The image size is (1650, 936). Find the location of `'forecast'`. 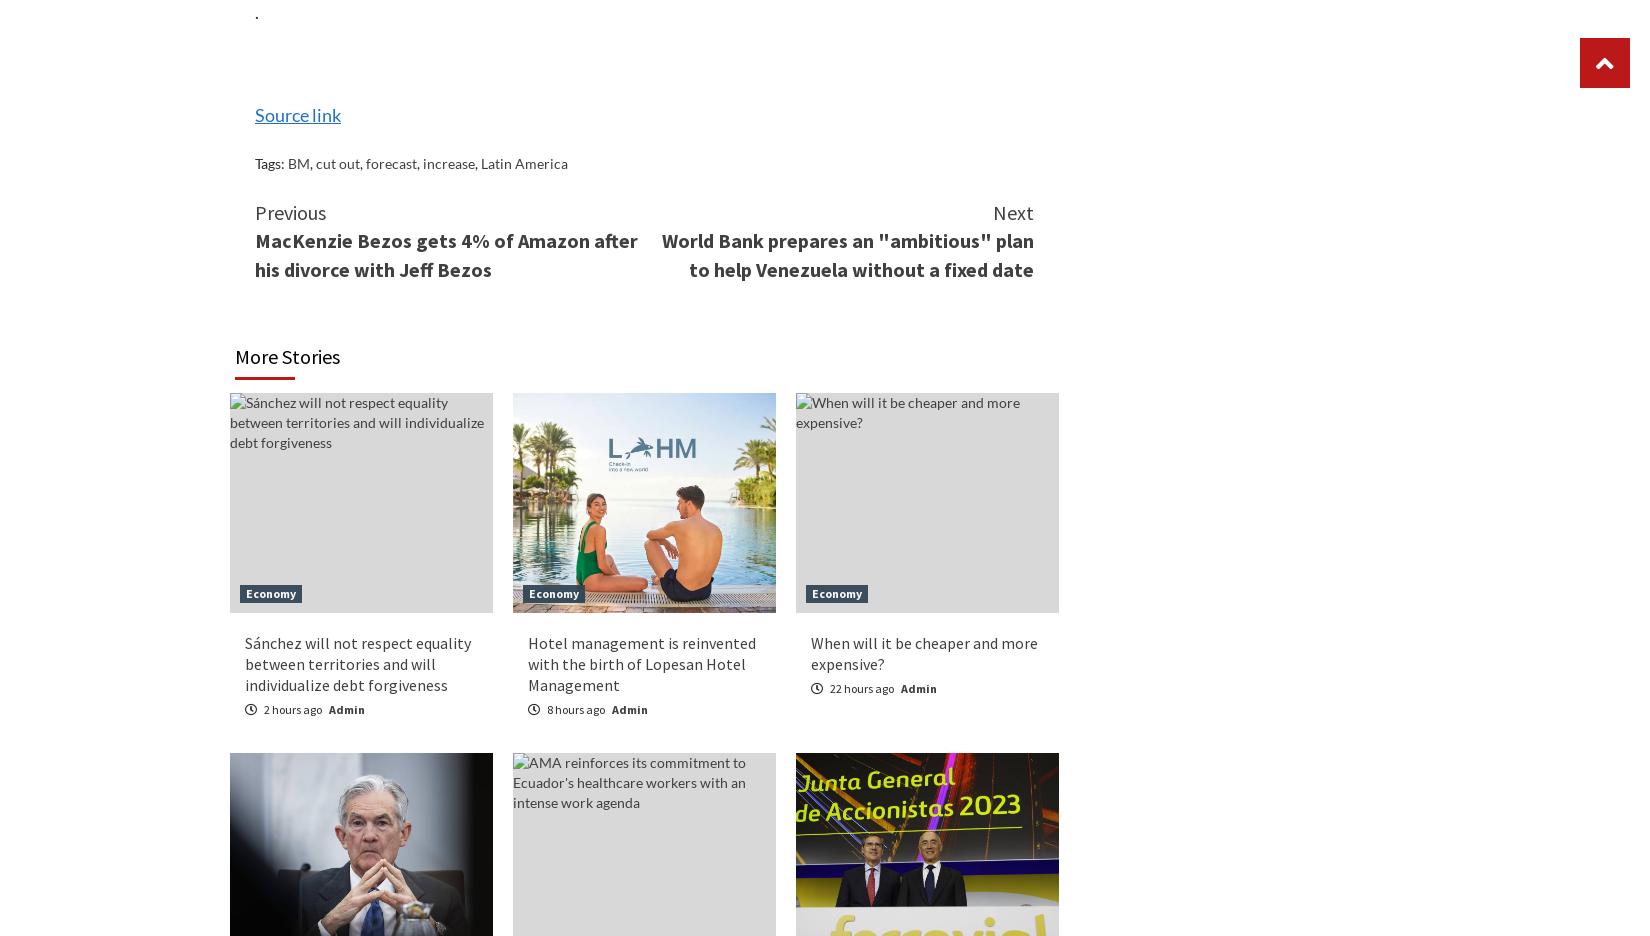

'forecast' is located at coordinates (391, 161).